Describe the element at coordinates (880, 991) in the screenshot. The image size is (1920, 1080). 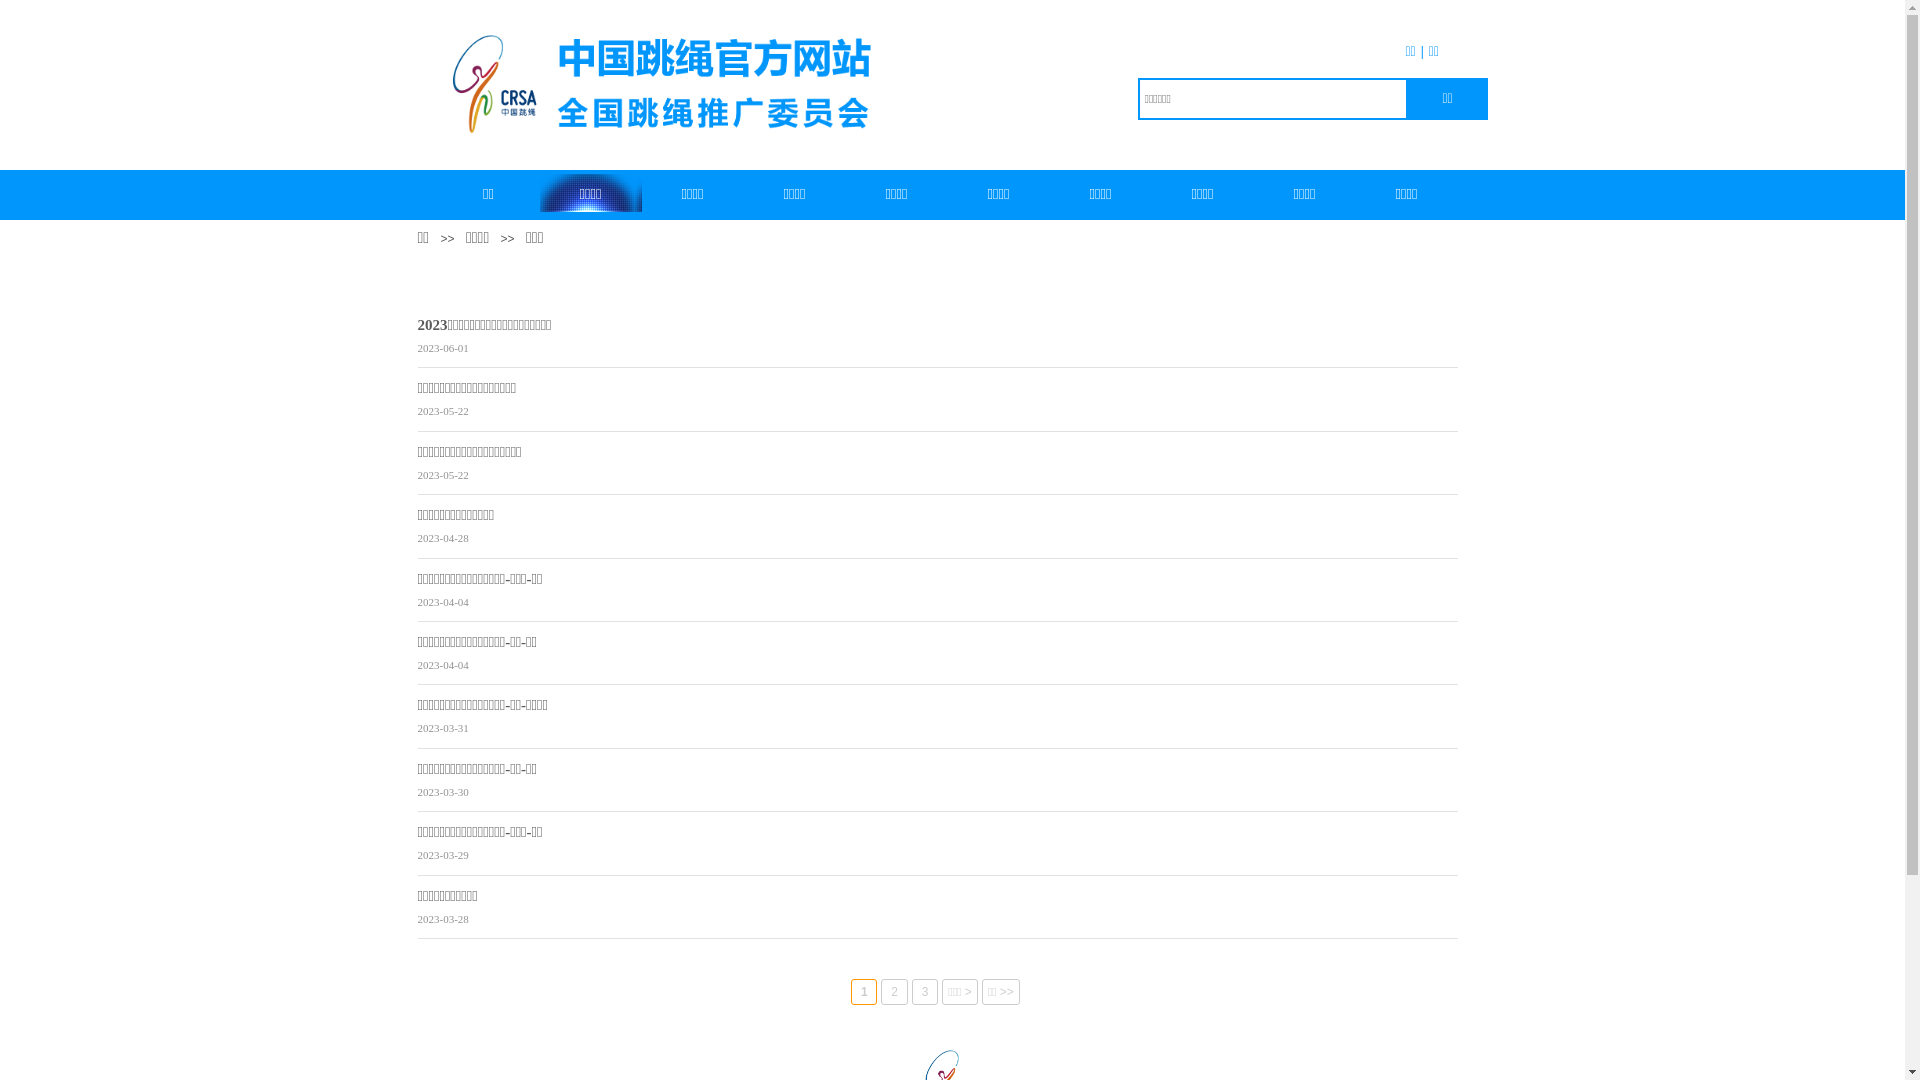
I see `'2'` at that location.